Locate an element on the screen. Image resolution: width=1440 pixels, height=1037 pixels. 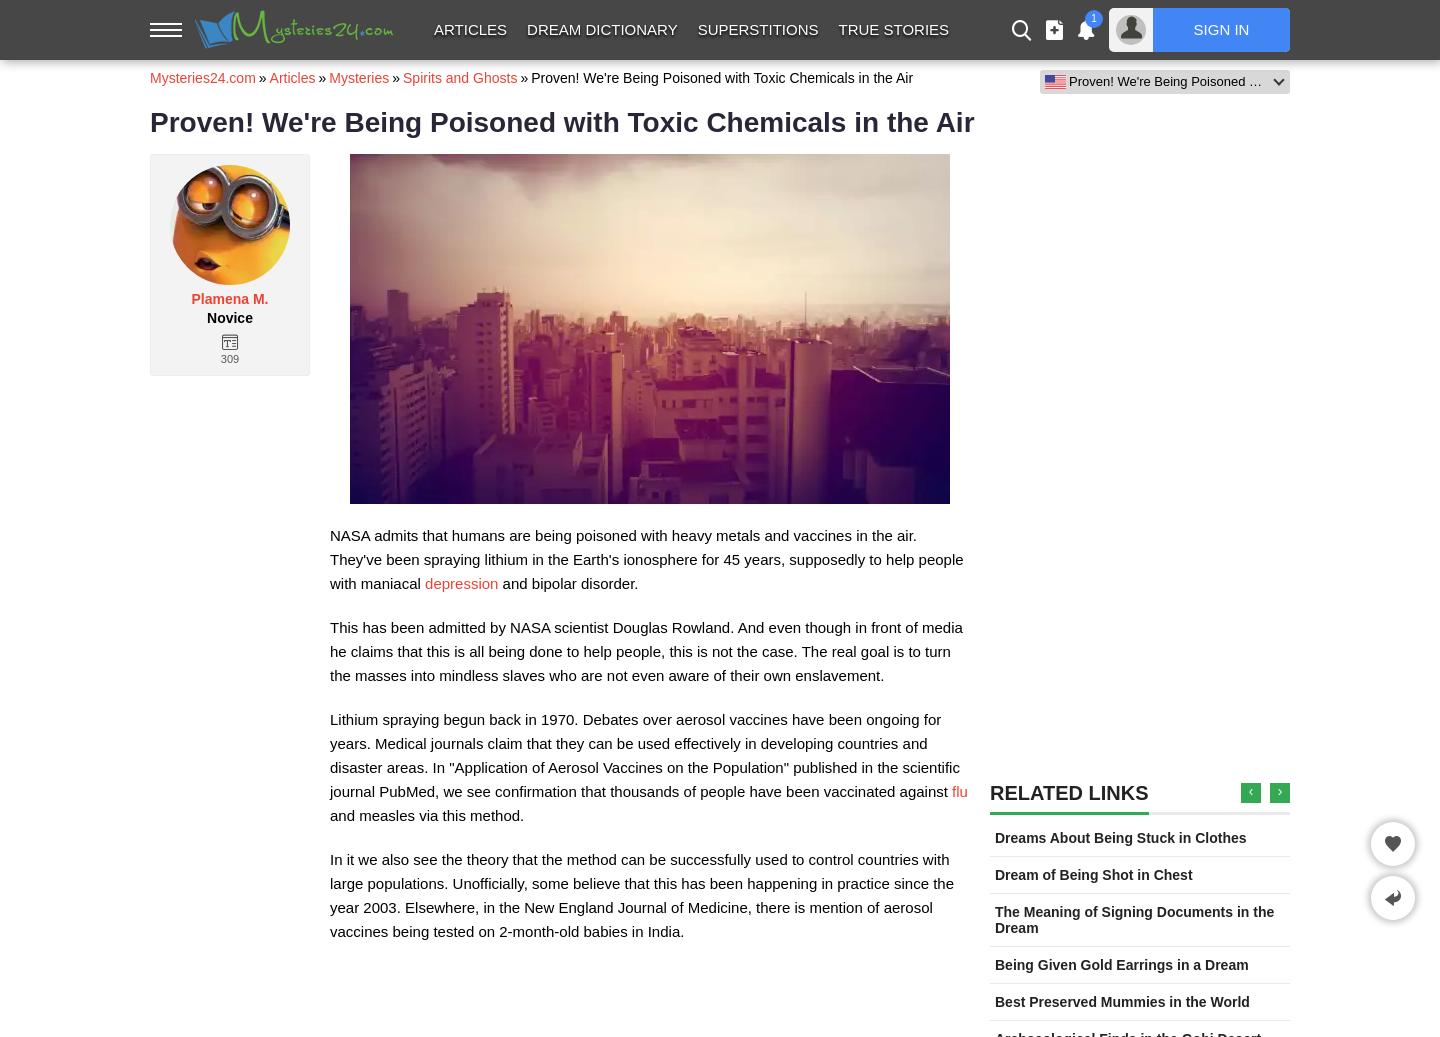
'Mysteries24.com' is located at coordinates (202, 76).